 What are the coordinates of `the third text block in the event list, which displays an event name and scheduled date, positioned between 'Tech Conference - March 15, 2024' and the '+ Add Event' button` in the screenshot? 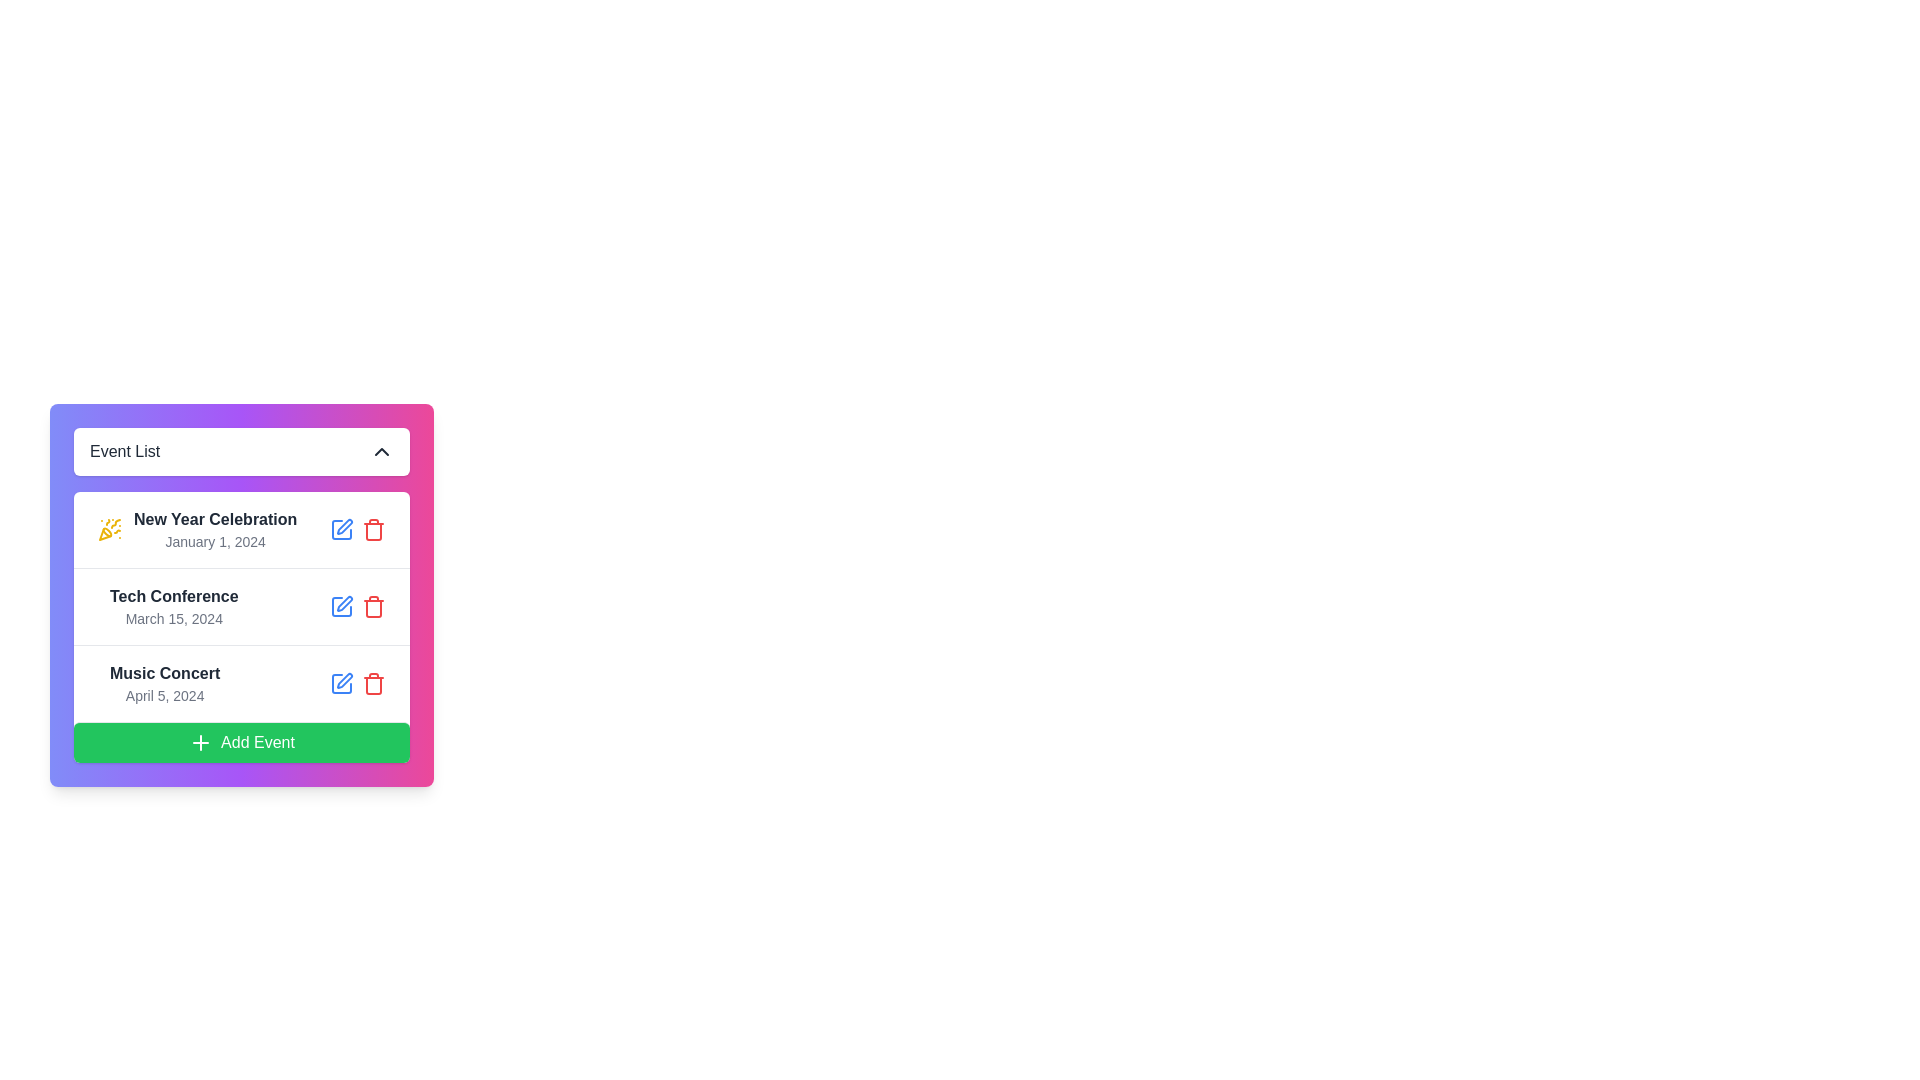 It's located at (165, 682).